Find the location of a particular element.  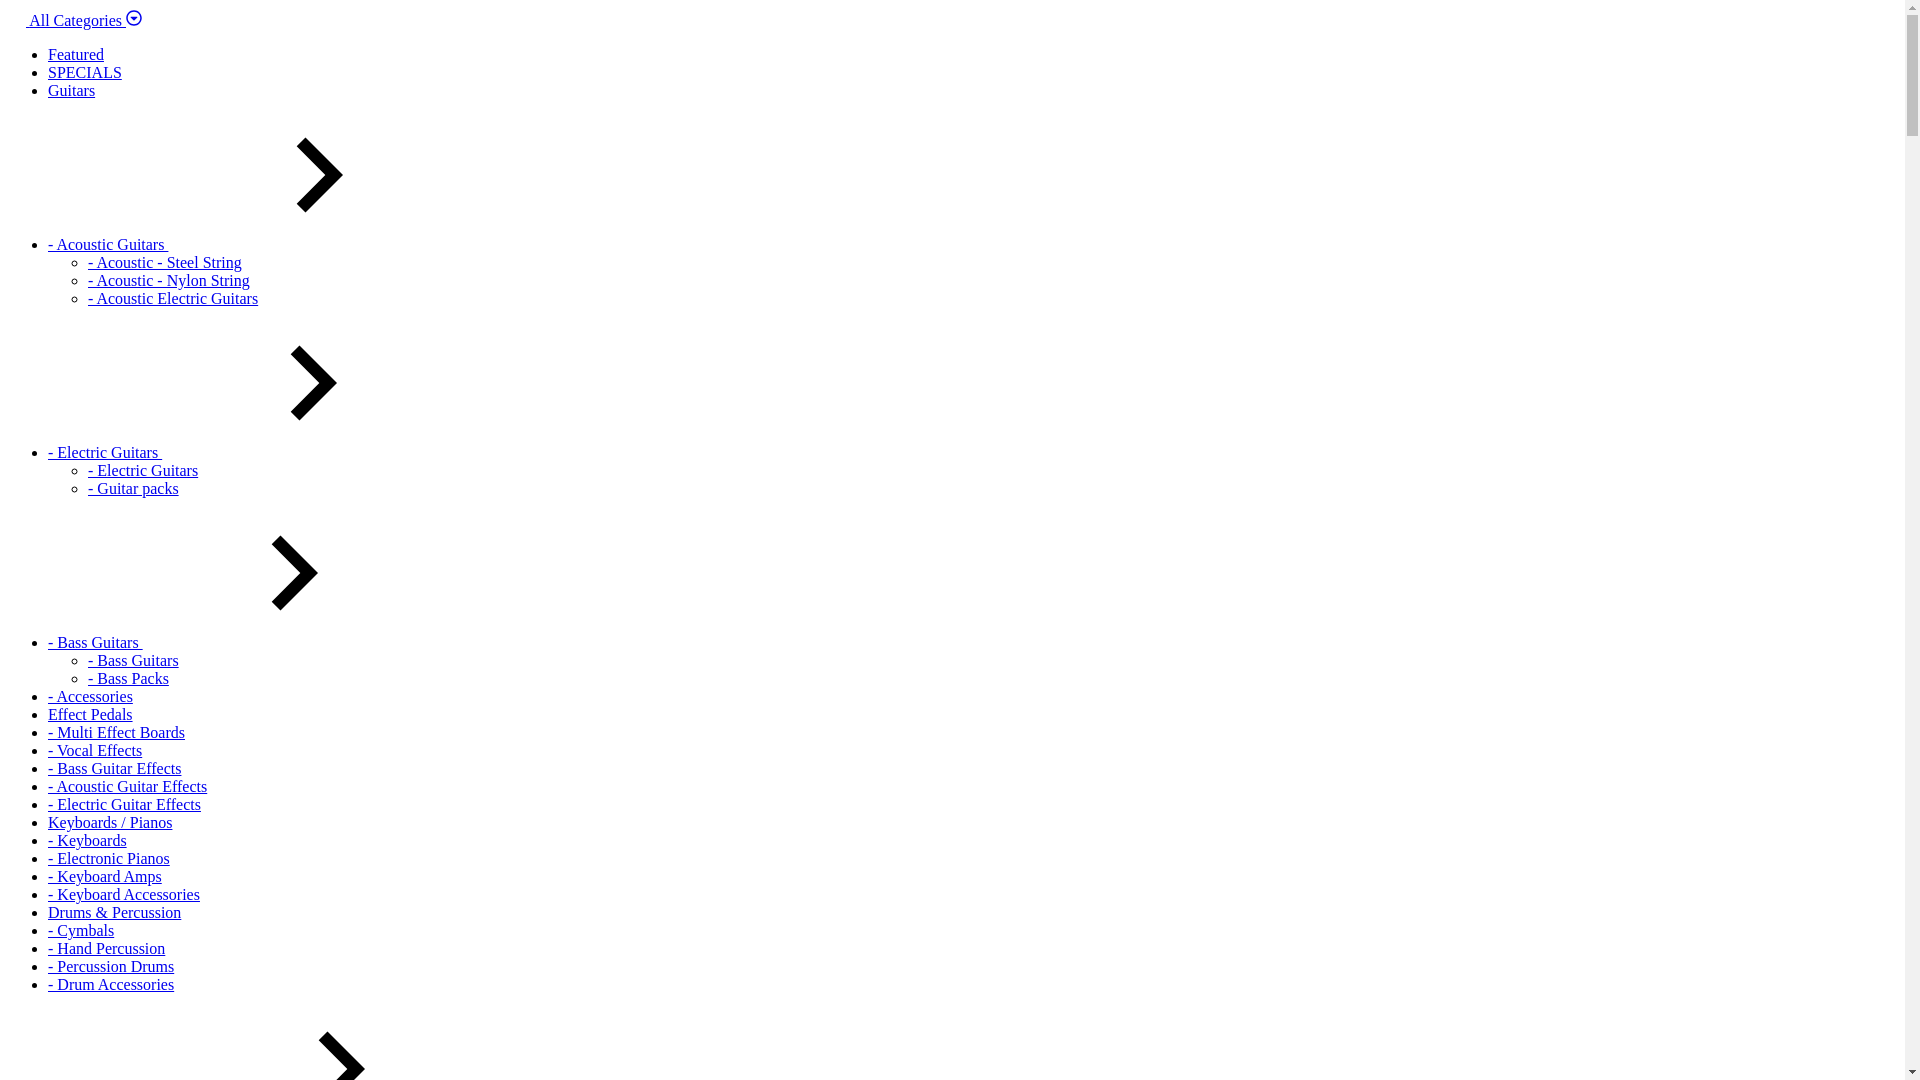

'- Electronic Pianos' is located at coordinates (48, 857).